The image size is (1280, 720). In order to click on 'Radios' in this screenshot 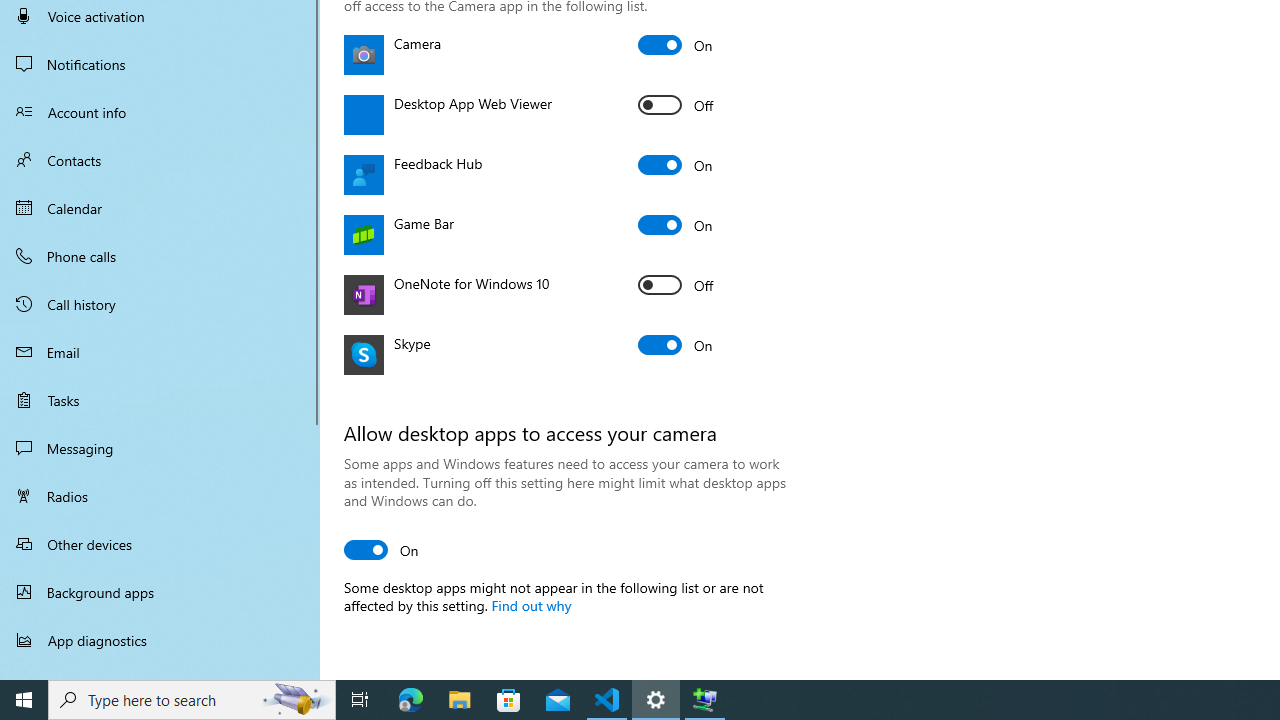, I will do `click(160, 495)`.